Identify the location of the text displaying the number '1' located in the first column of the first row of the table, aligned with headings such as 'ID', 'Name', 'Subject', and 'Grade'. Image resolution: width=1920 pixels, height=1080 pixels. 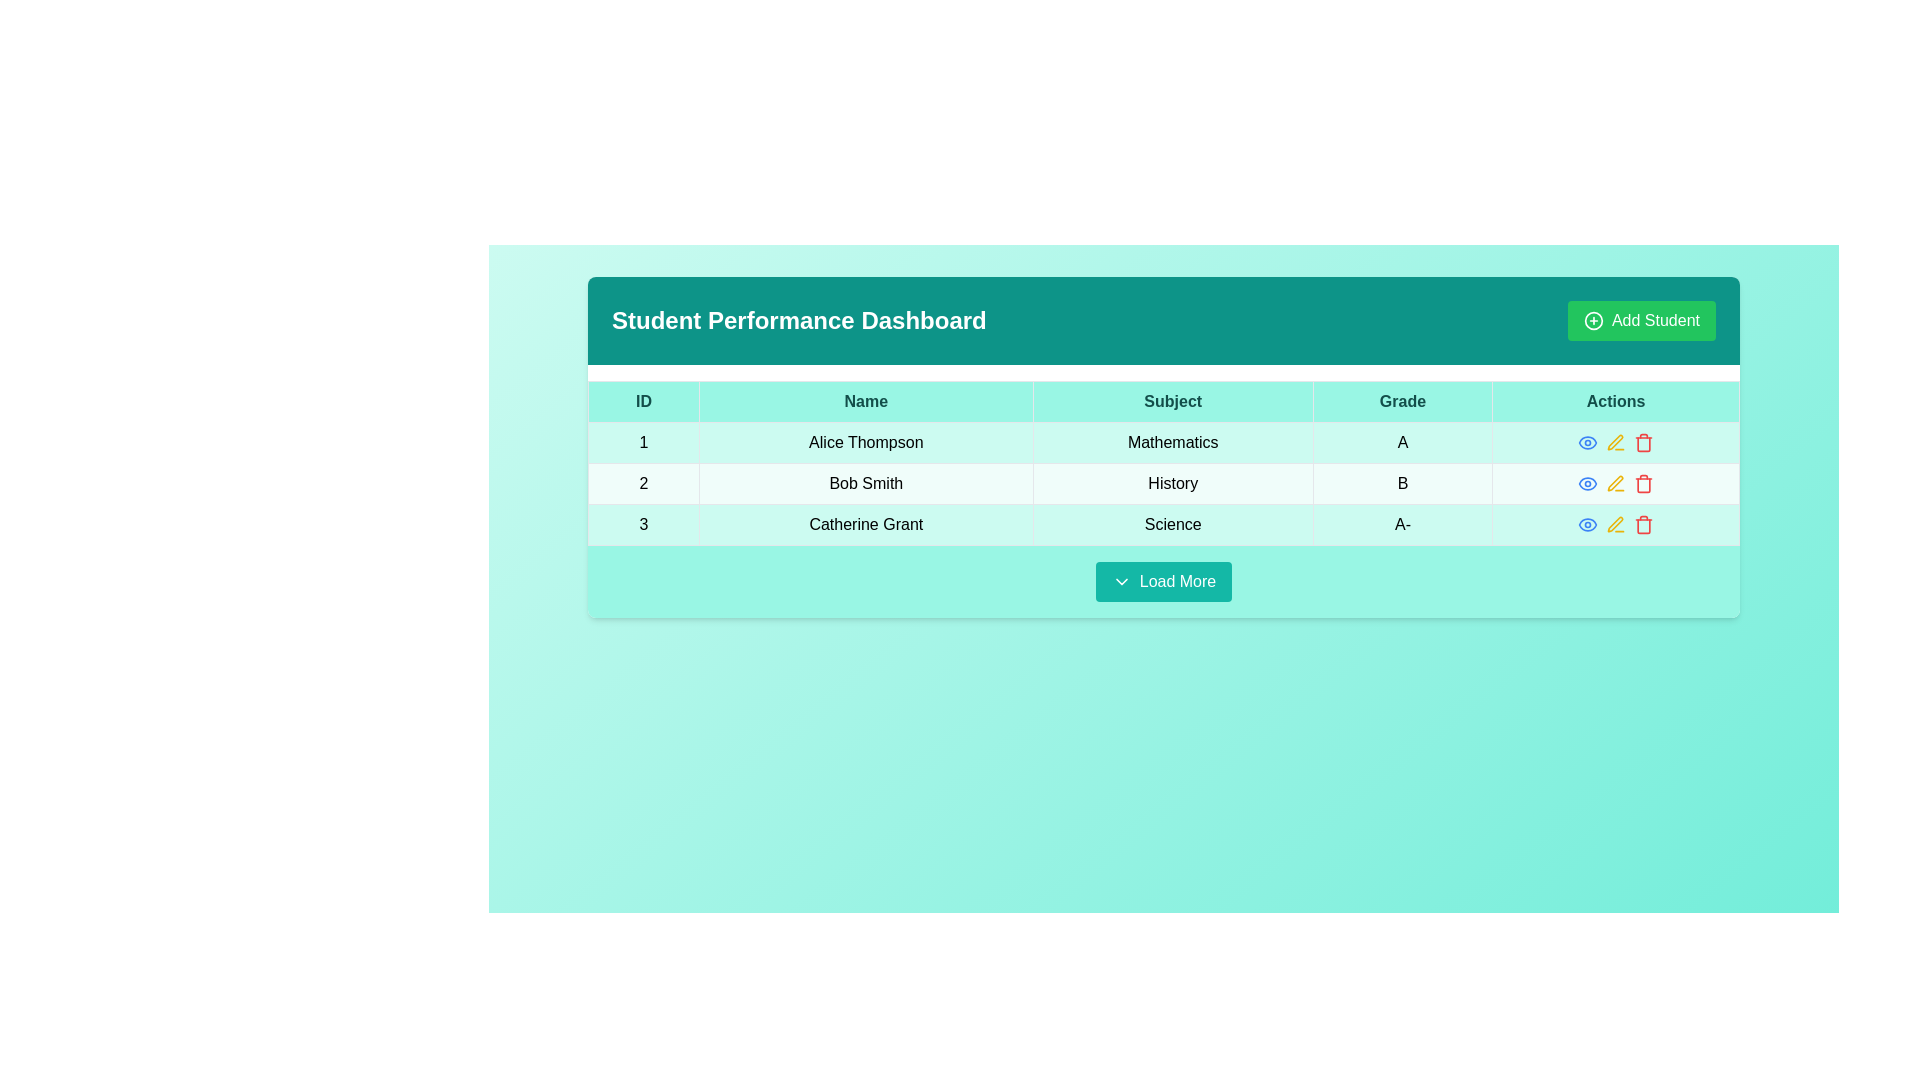
(643, 442).